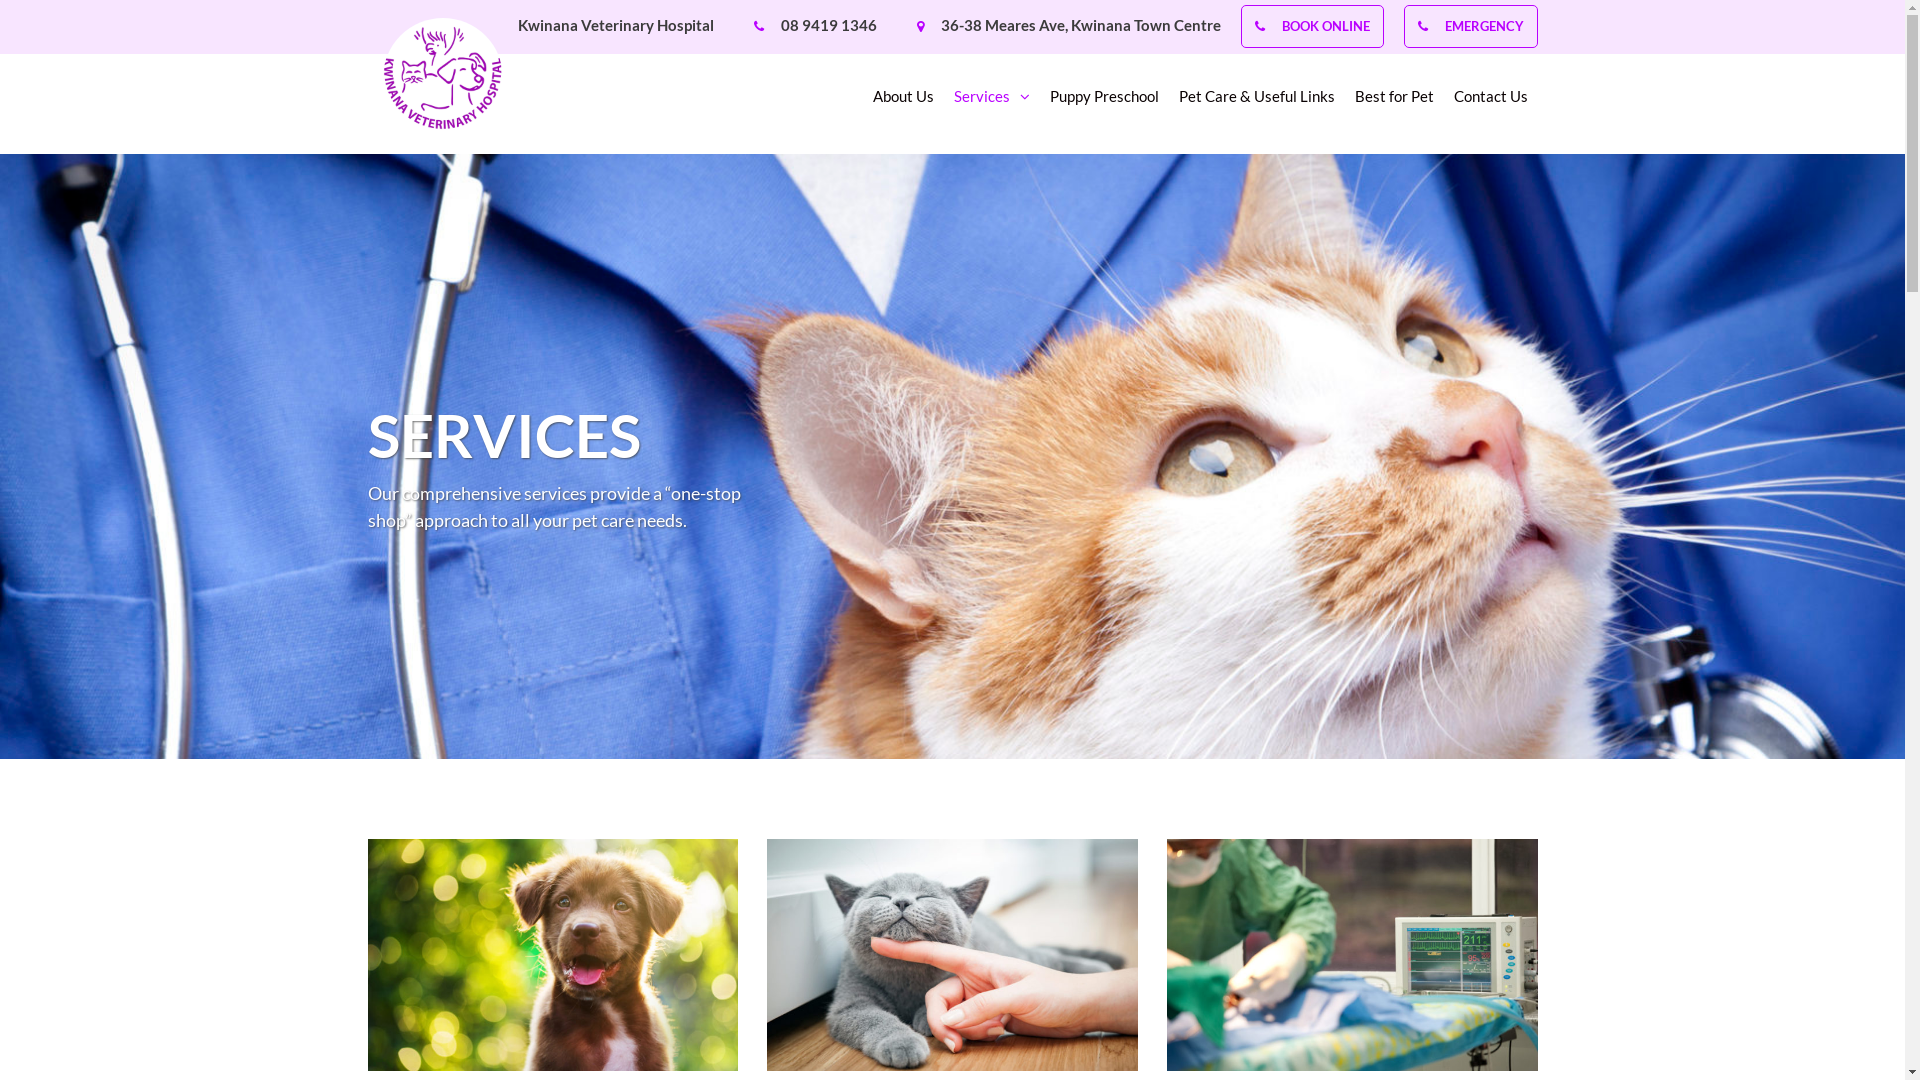  Describe the element at coordinates (1103, 101) in the screenshot. I see `'Puppy Preschool'` at that location.